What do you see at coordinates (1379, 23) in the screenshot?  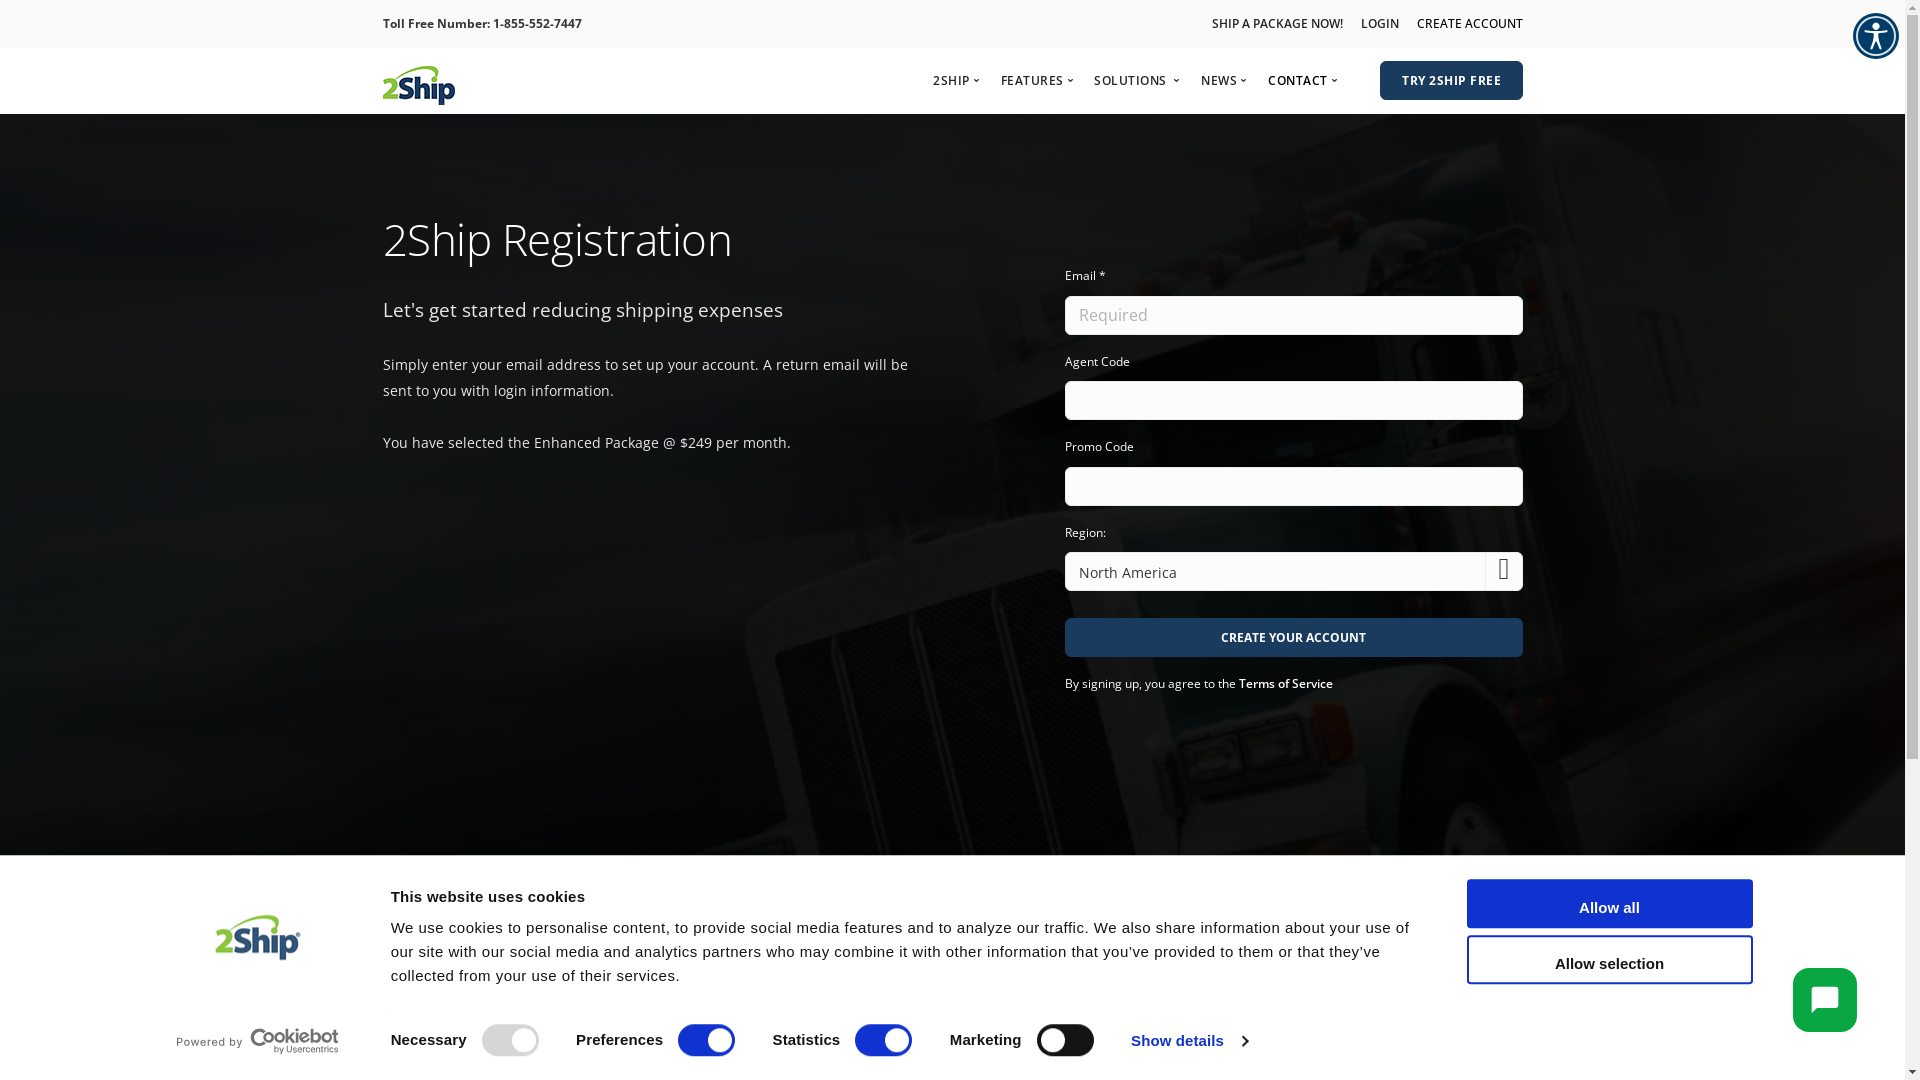 I see `'LOGIN'` at bounding box center [1379, 23].